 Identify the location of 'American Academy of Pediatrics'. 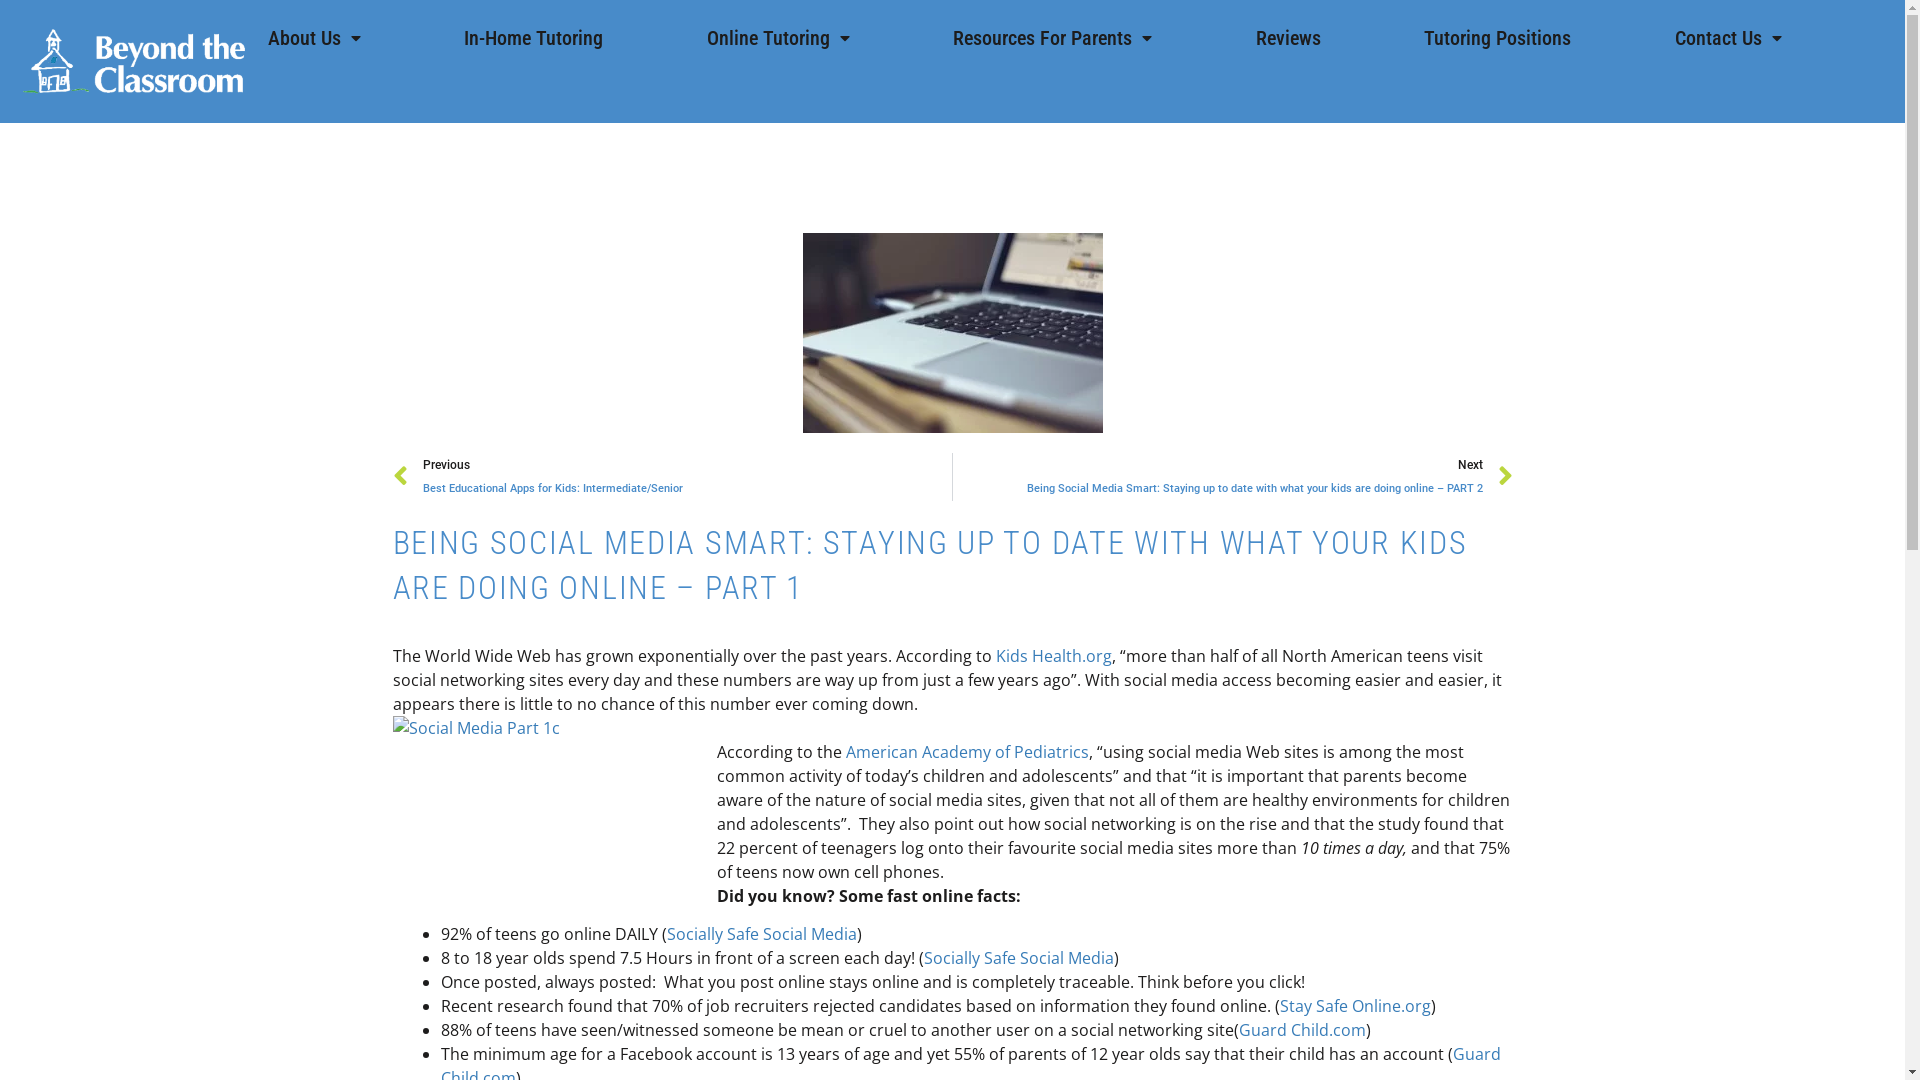
(967, 752).